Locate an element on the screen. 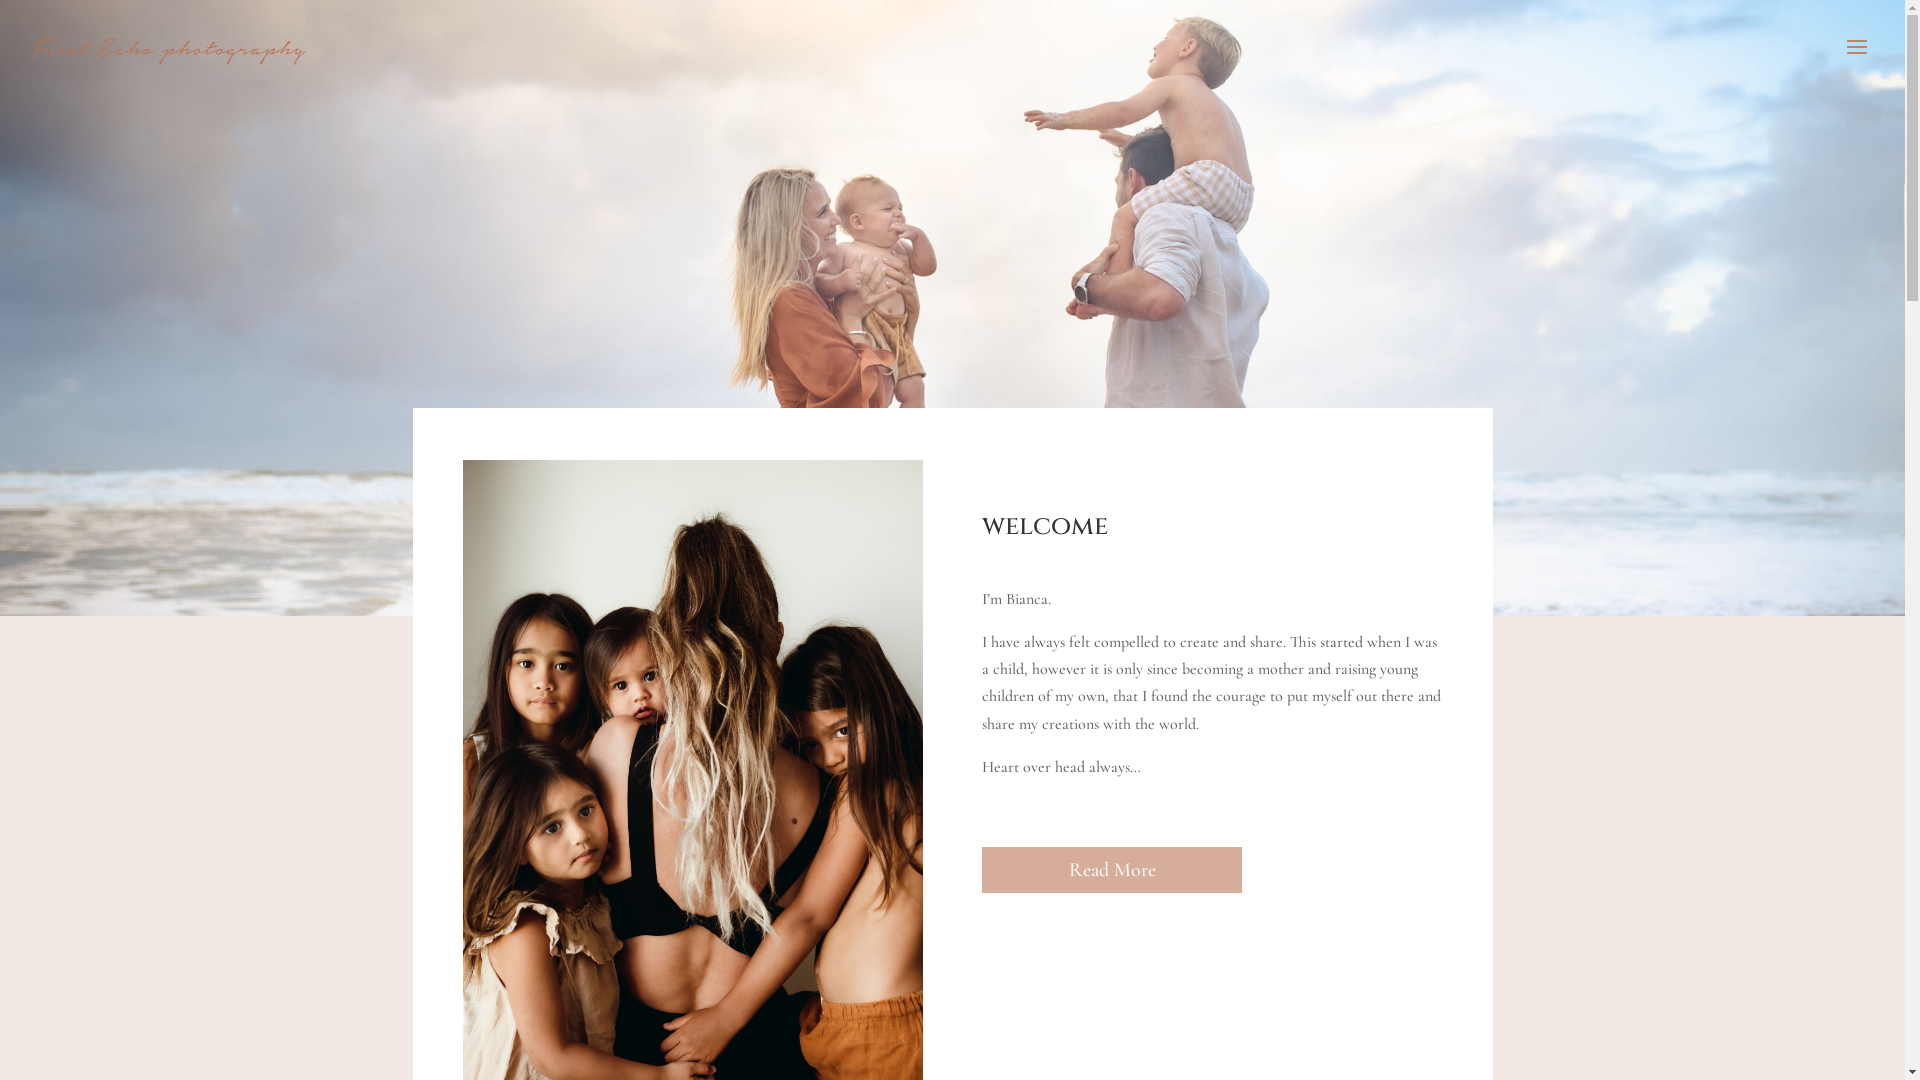 This screenshot has height=1080, width=1920. 'Read More' is located at coordinates (1111, 869).